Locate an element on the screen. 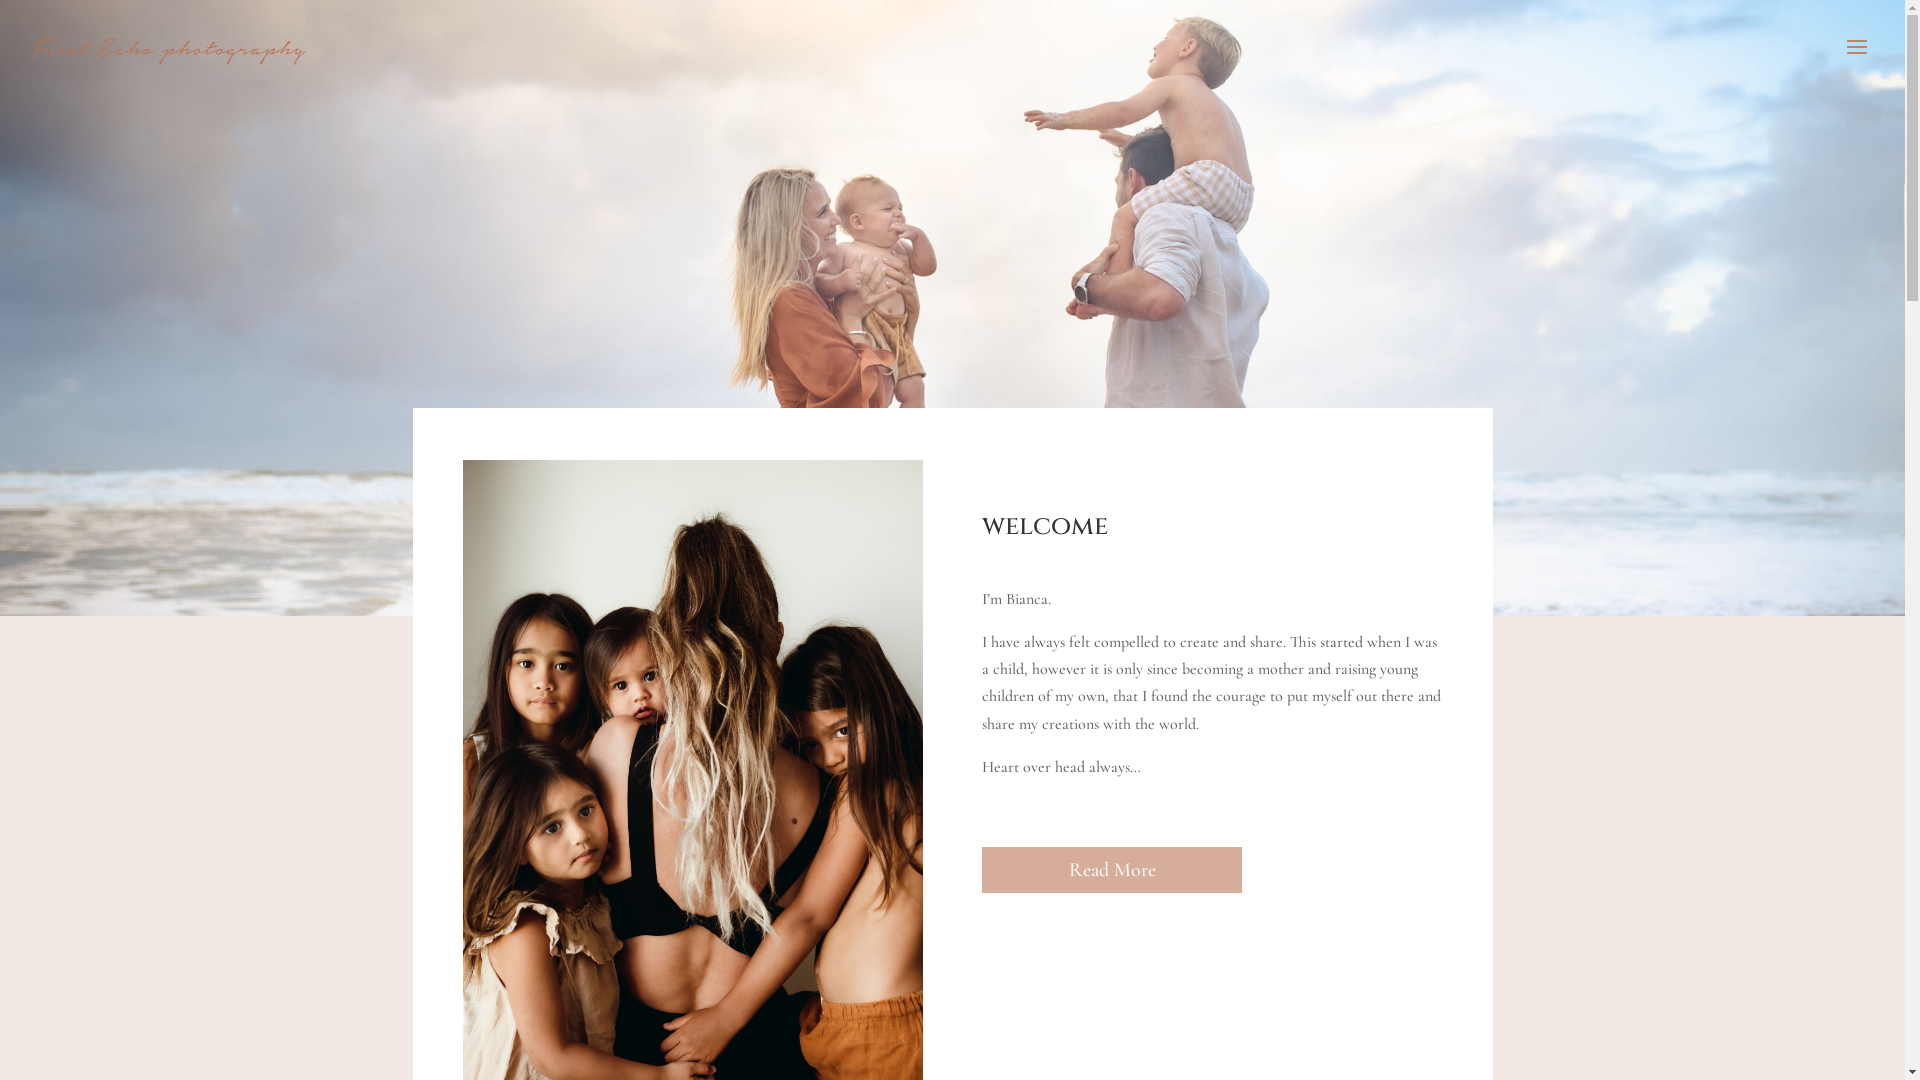 This screenshot has height=1080, width=1920. 'Read More' is located at coordinates (1111, 869).